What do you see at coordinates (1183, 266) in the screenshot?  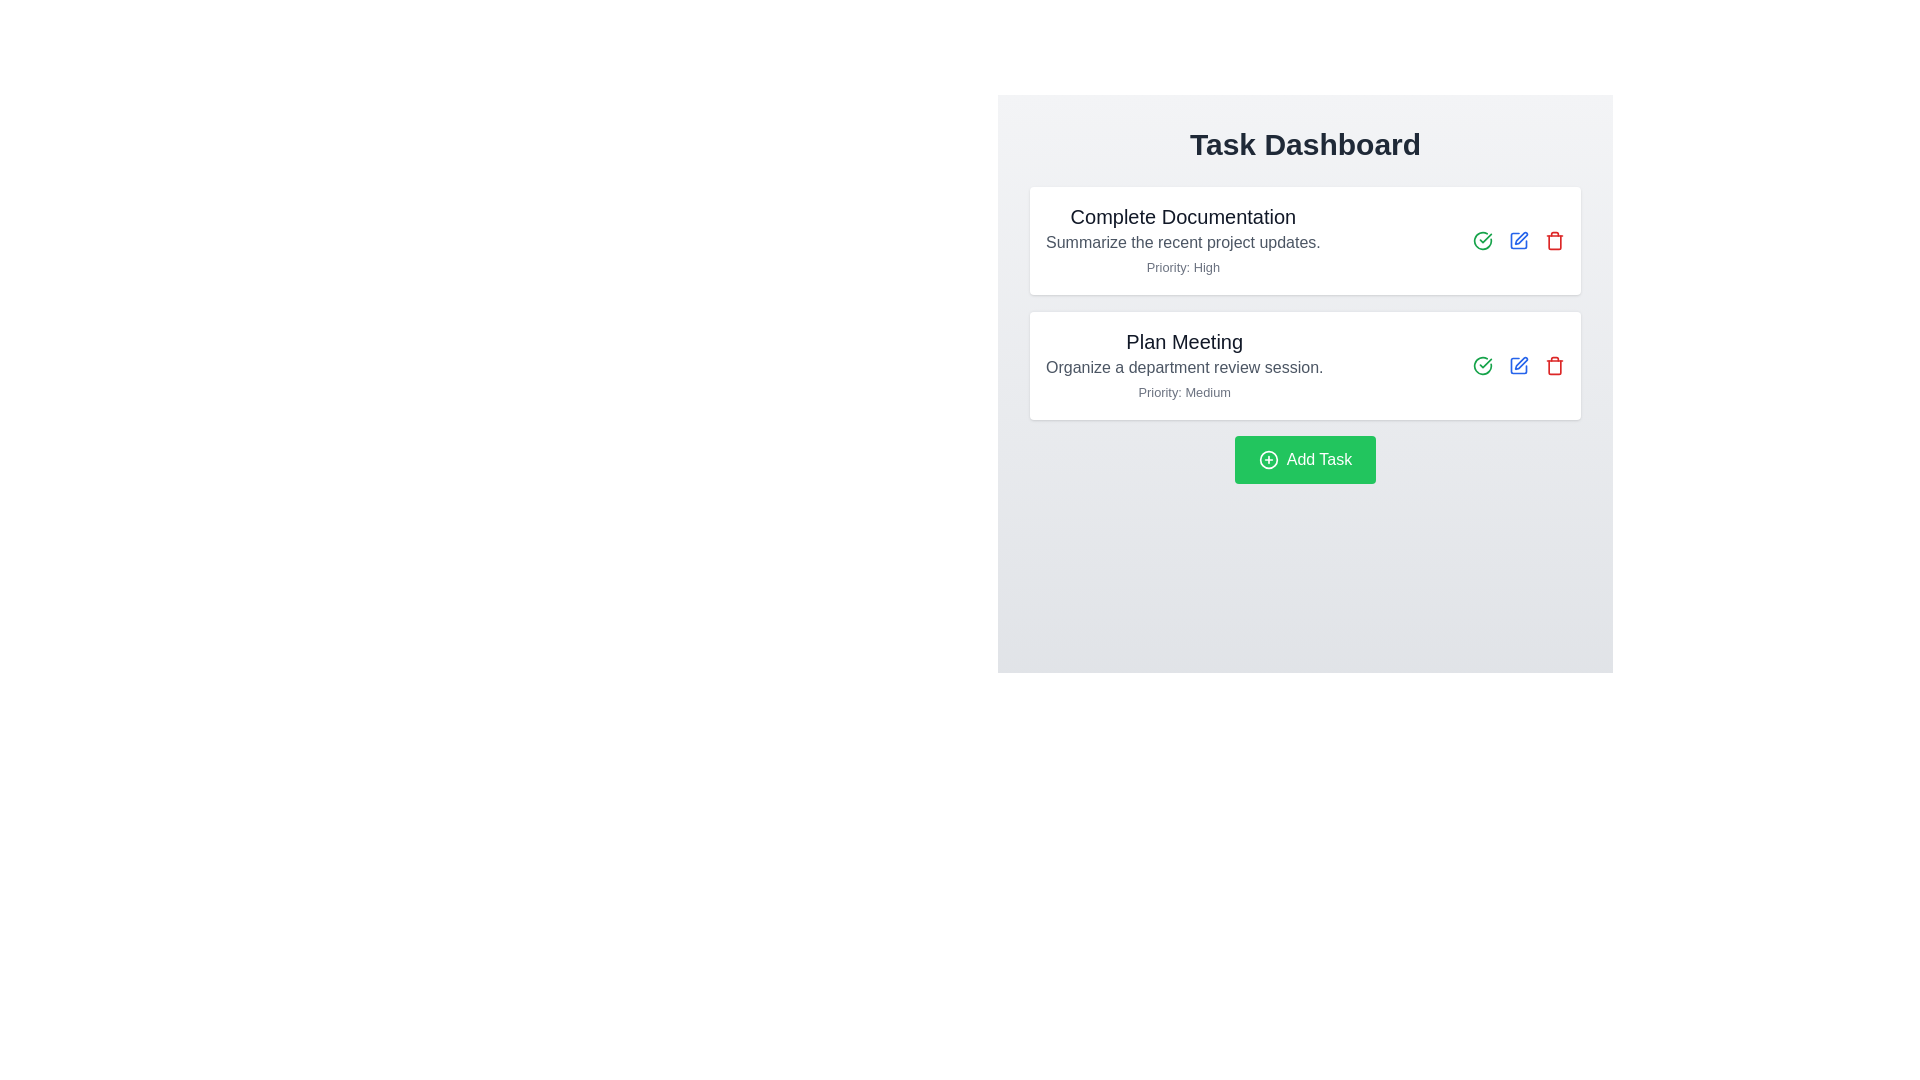 I see `the Text label indicating the priority level of the task under 'Complete Documentation' and the description 'Summarize the recent project updates.'` at bounding box center [1183, 266].